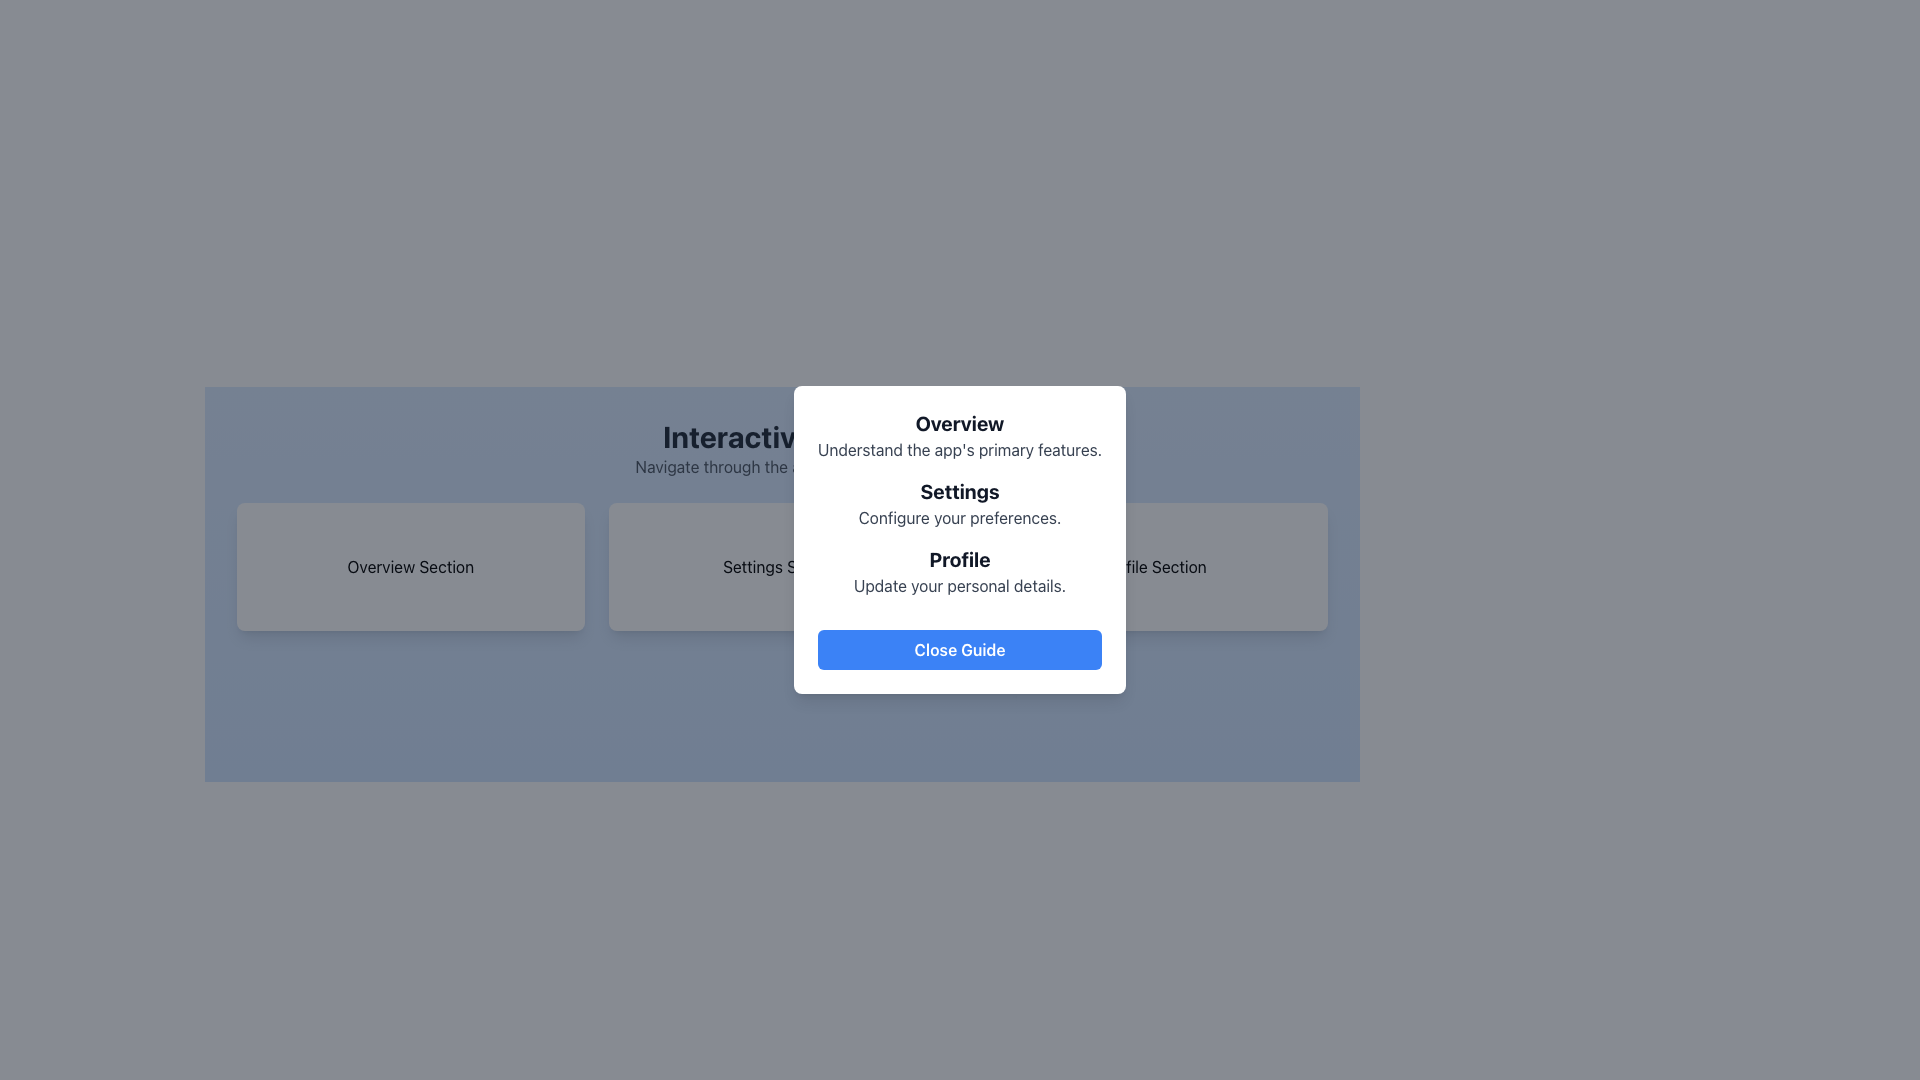  I want to click on the text content block displaying 'Profile' and 'Update your personal details.' in a white modal box, so click(960, 571).